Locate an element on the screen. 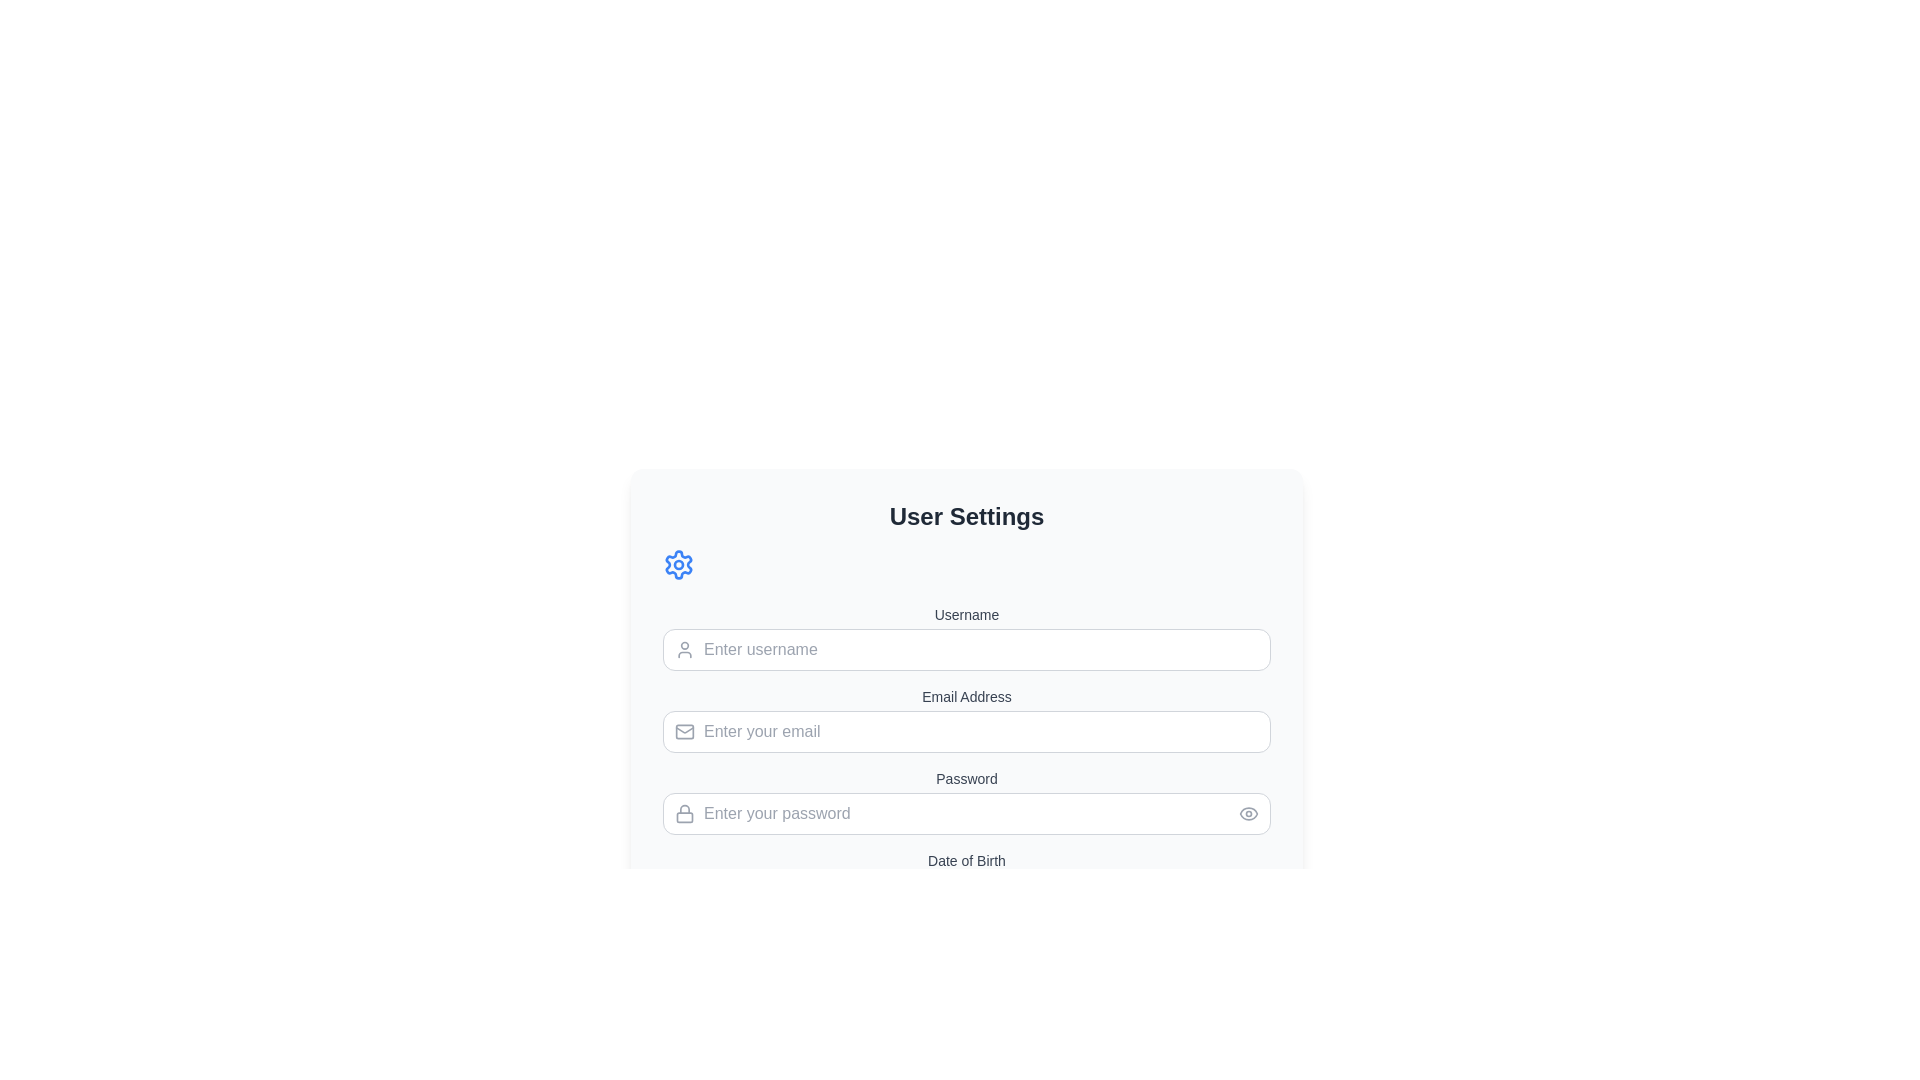  the Password input field to focus it, which allows users to enter their password in the obfuscated input area is located at coordinates (966, 813).